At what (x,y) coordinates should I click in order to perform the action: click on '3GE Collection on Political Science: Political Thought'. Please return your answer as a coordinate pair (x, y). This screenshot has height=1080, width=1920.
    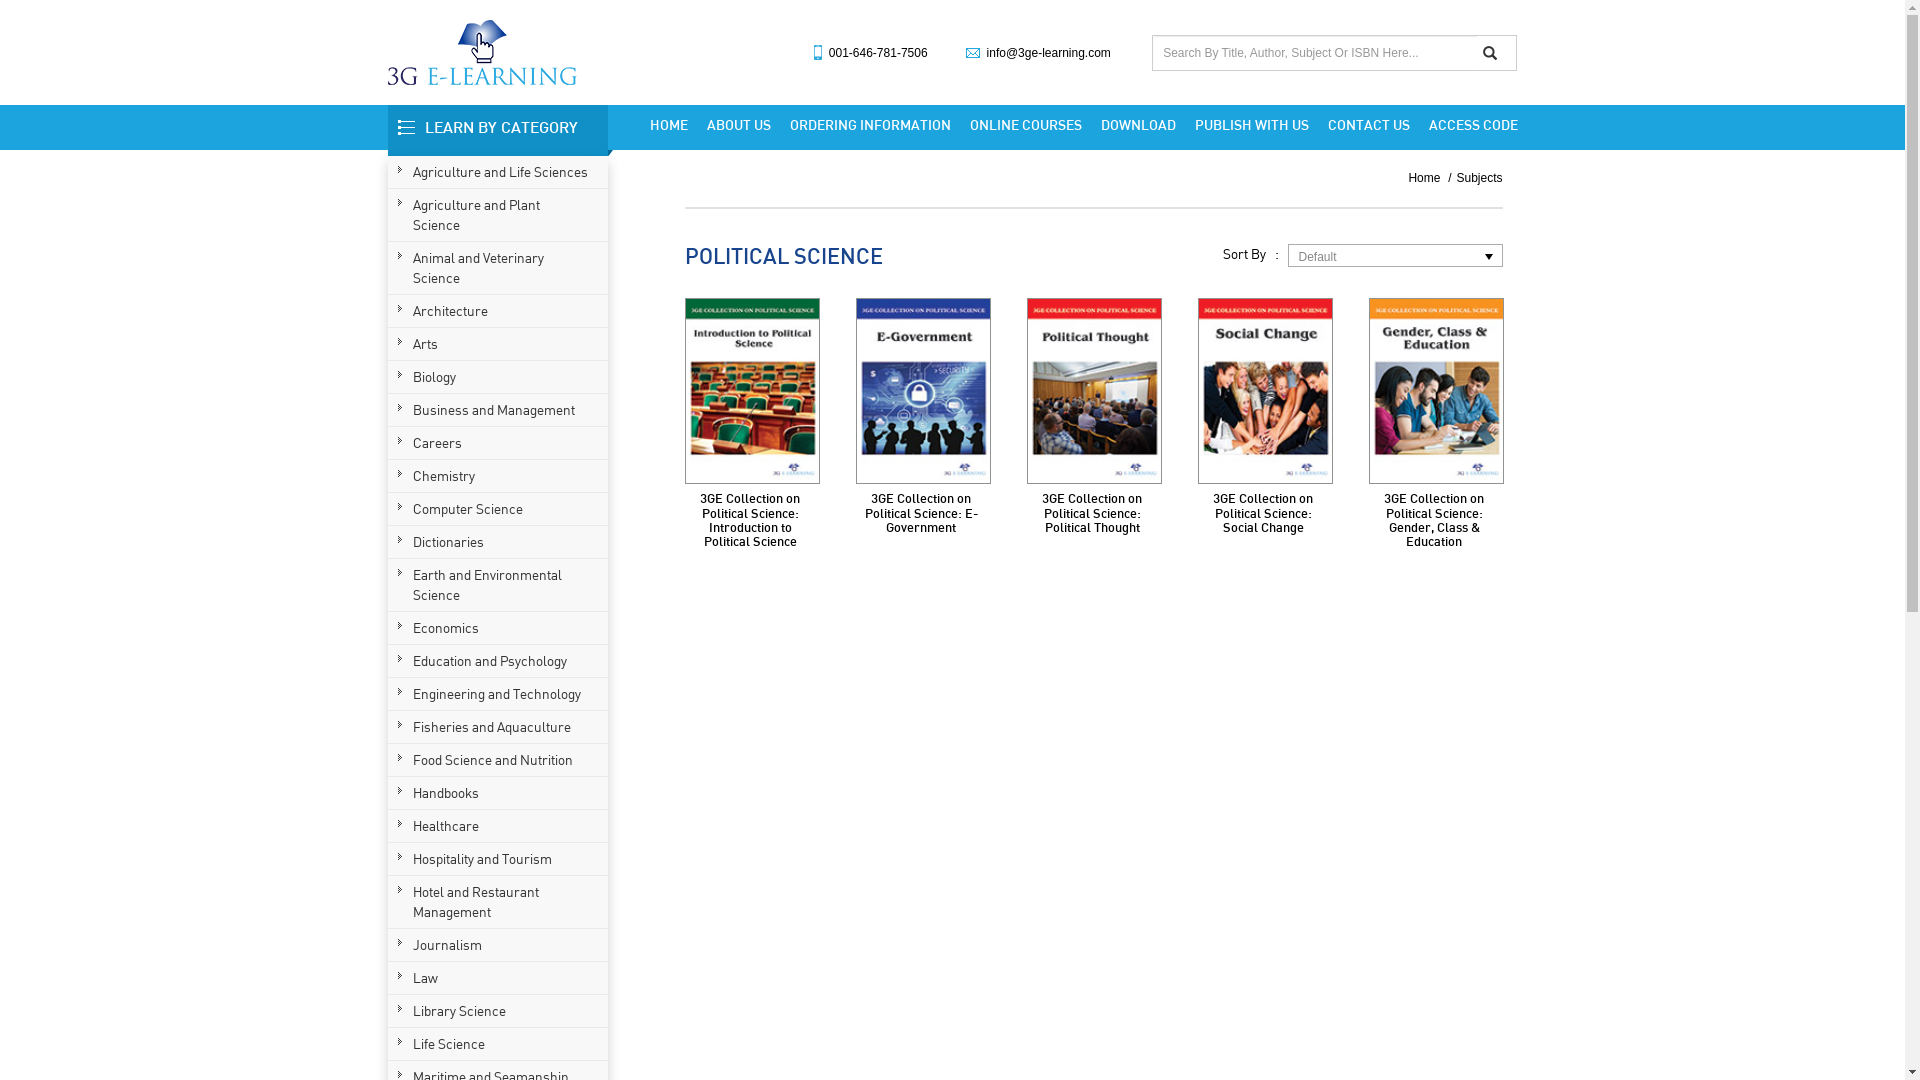
    Looking at the image, I should click on (1093, 390).